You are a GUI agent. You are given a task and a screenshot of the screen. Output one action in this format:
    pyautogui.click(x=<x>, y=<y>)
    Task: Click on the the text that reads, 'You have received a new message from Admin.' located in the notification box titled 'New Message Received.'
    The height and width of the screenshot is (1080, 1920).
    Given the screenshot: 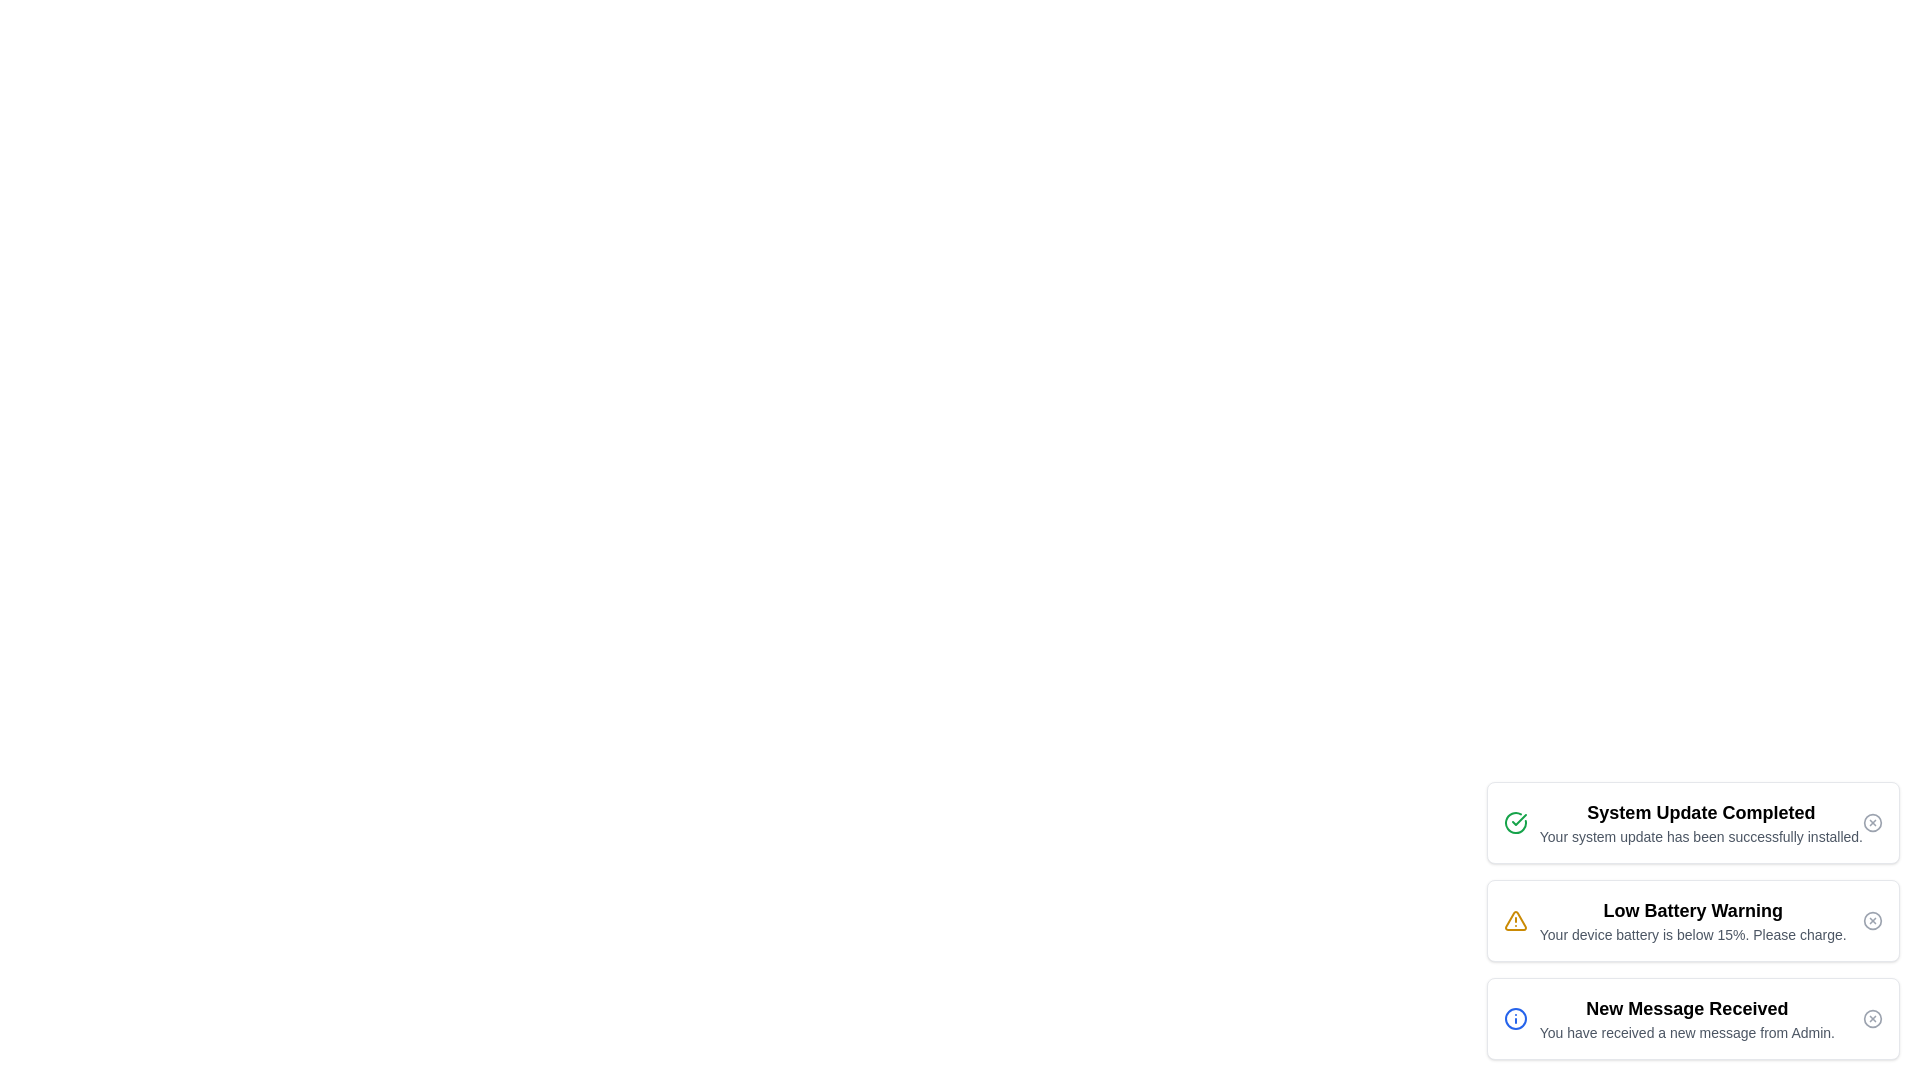 What is the action you would take?
    pyautogui.click(x=1686, y=1033)
    